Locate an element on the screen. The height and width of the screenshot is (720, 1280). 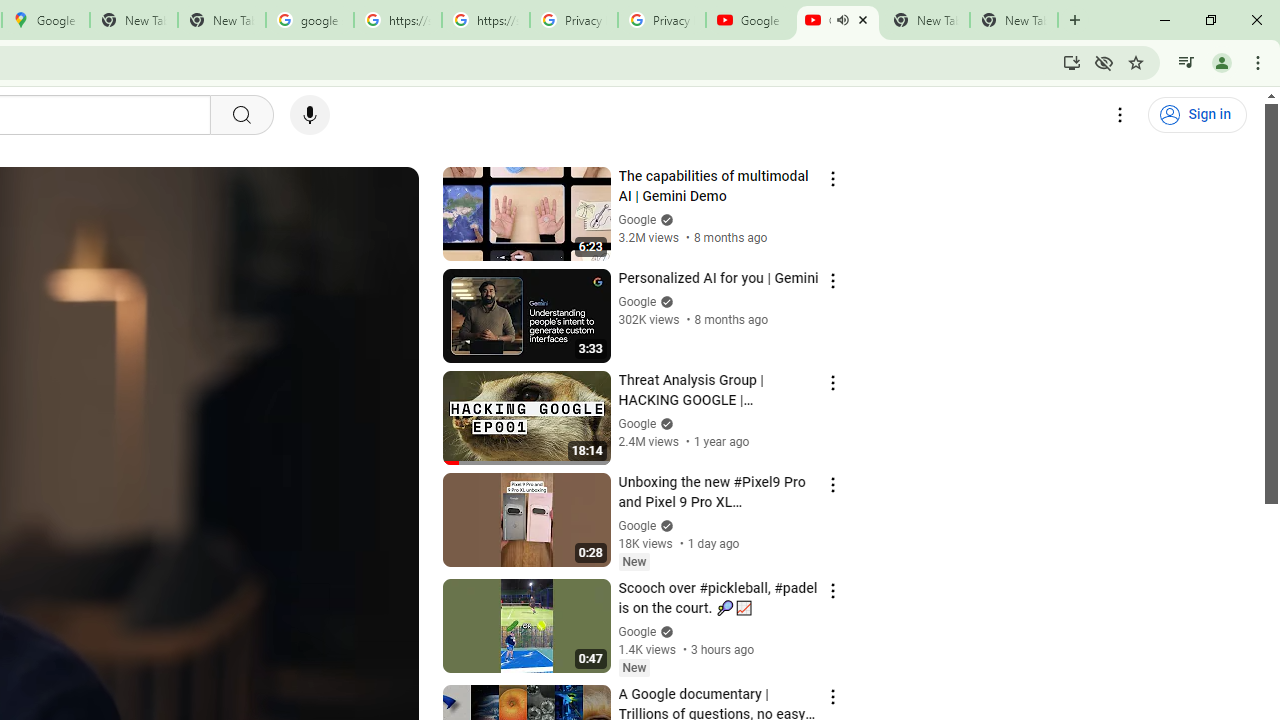
'Search with your voice' is located at coordinates (308, 115).